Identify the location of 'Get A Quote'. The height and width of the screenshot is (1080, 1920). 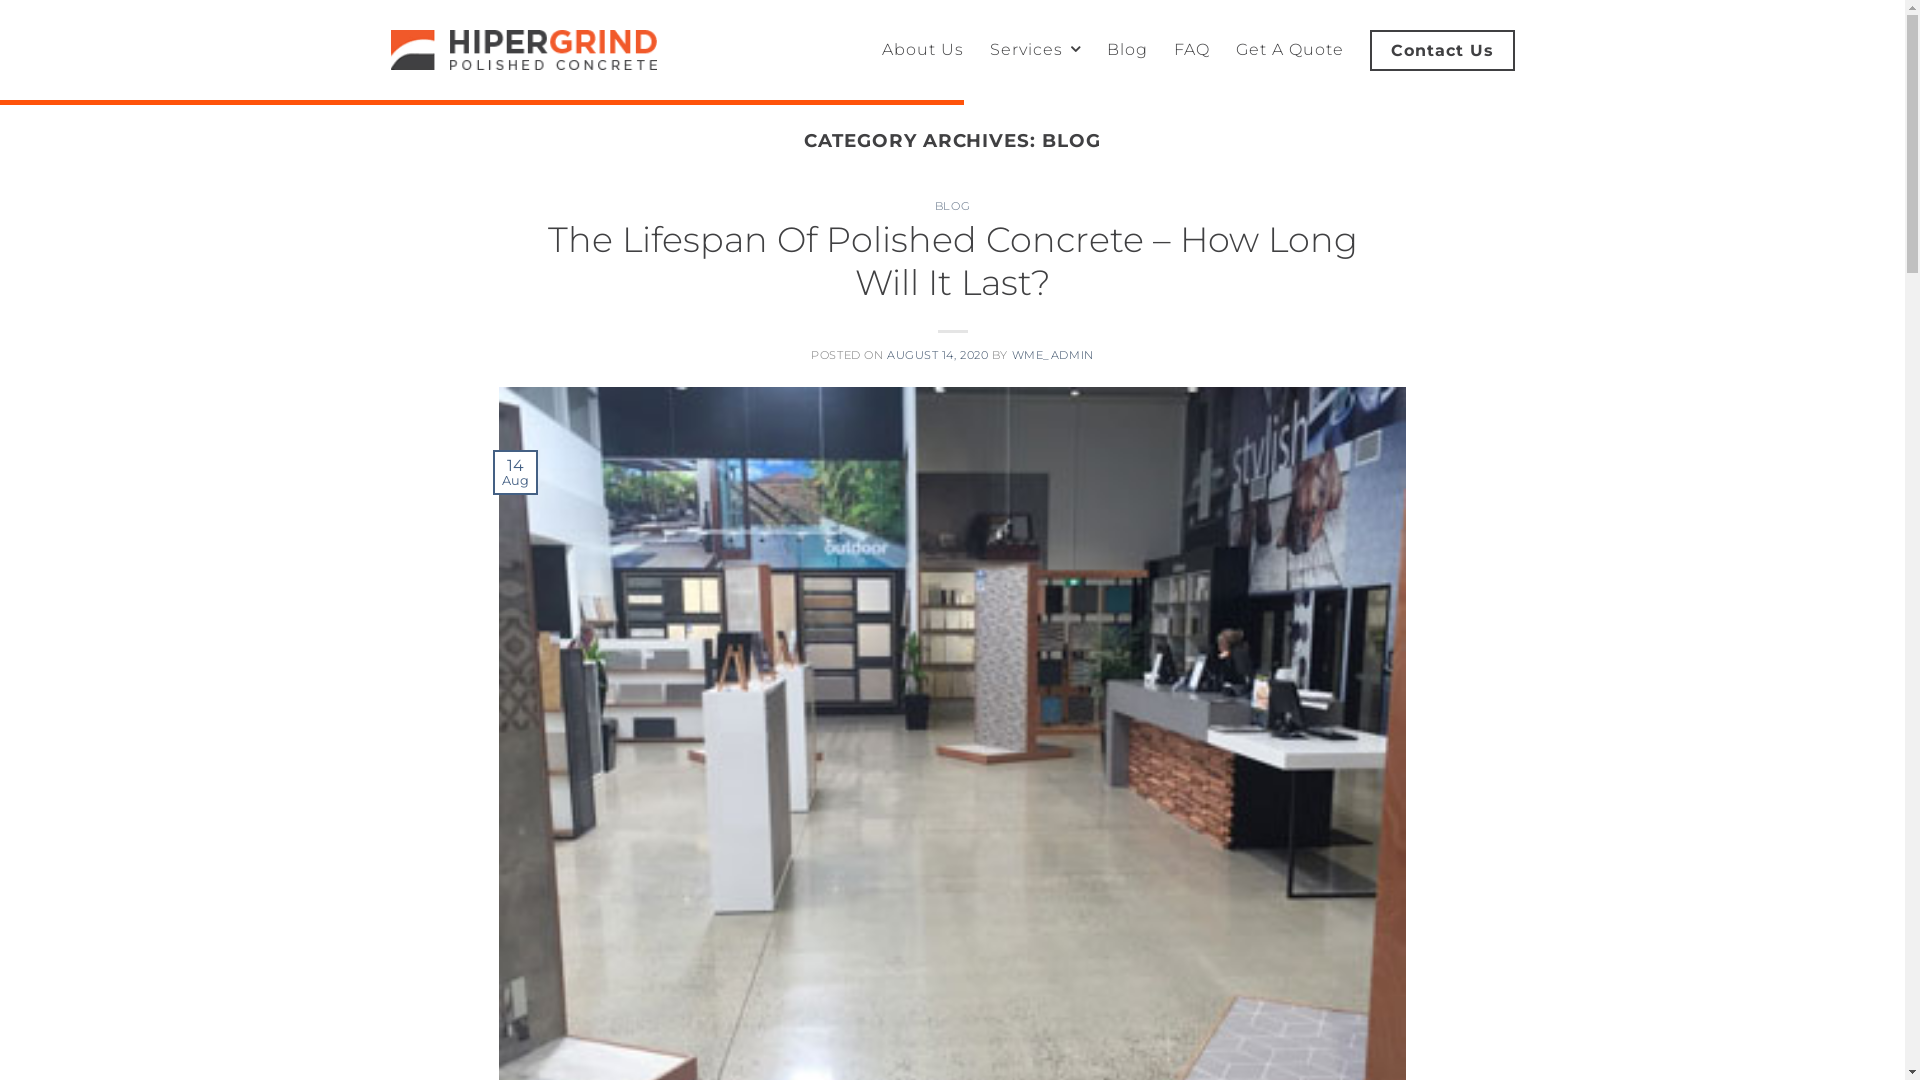
(1290, 49).